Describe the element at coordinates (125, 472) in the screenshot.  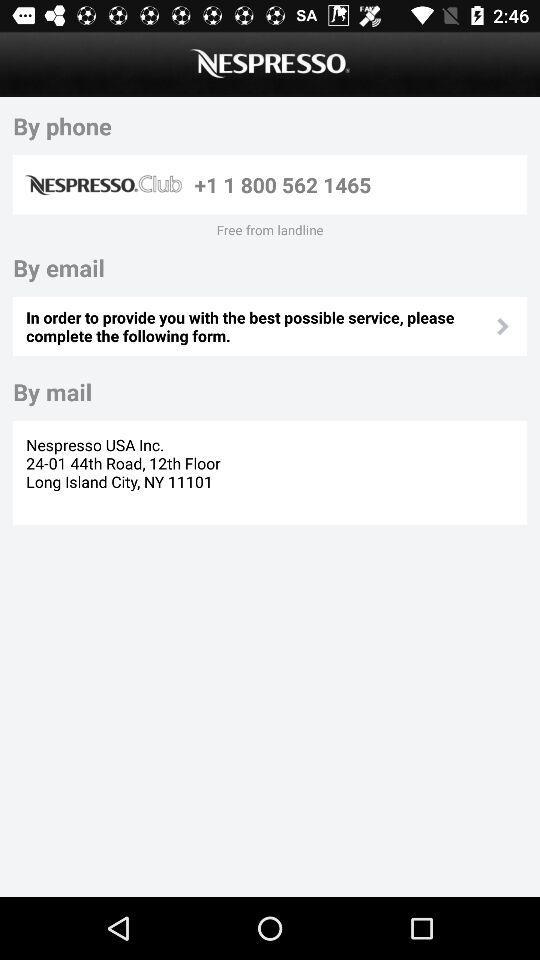
I see `the icon below the by mail icon` at that location.